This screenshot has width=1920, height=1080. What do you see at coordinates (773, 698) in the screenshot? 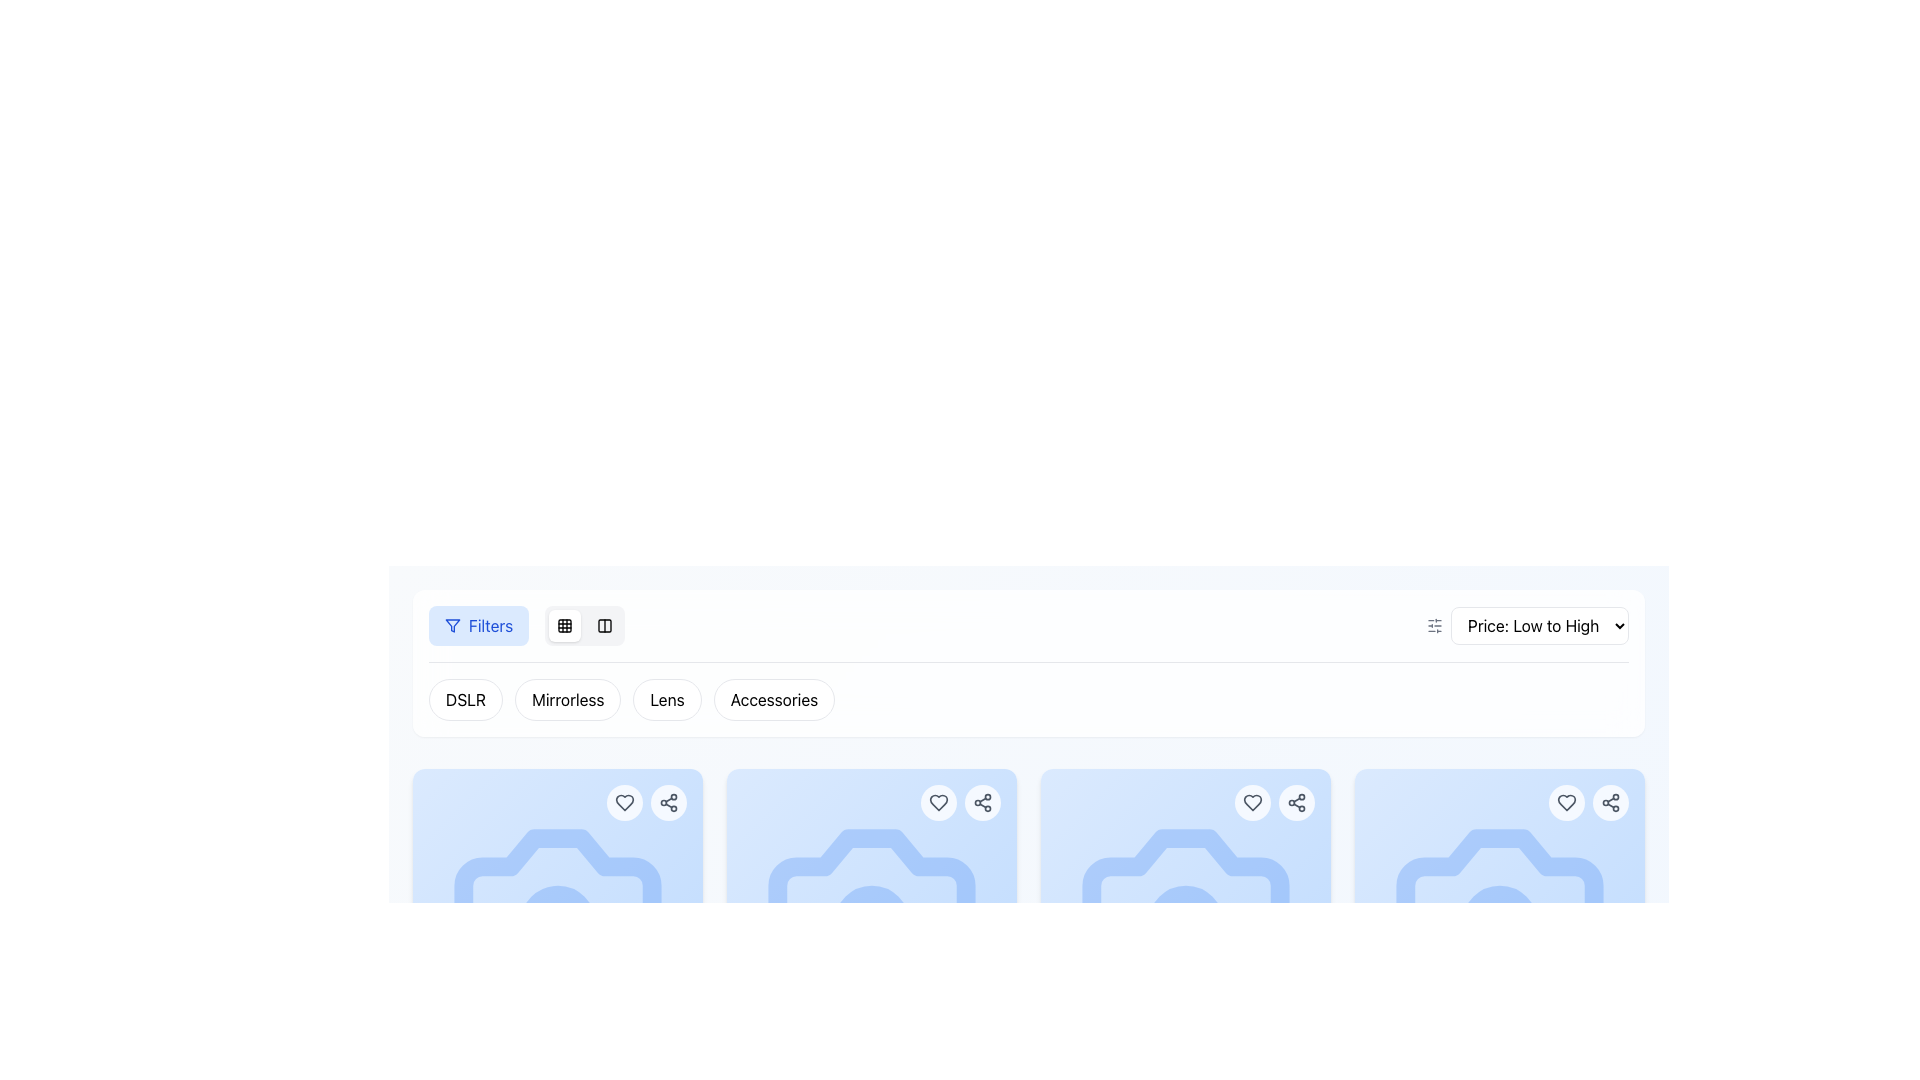
I see `the rounded rectangular button labeled 'Accessories' that has a white background and a hover effect` at bounding box center [773, 698].